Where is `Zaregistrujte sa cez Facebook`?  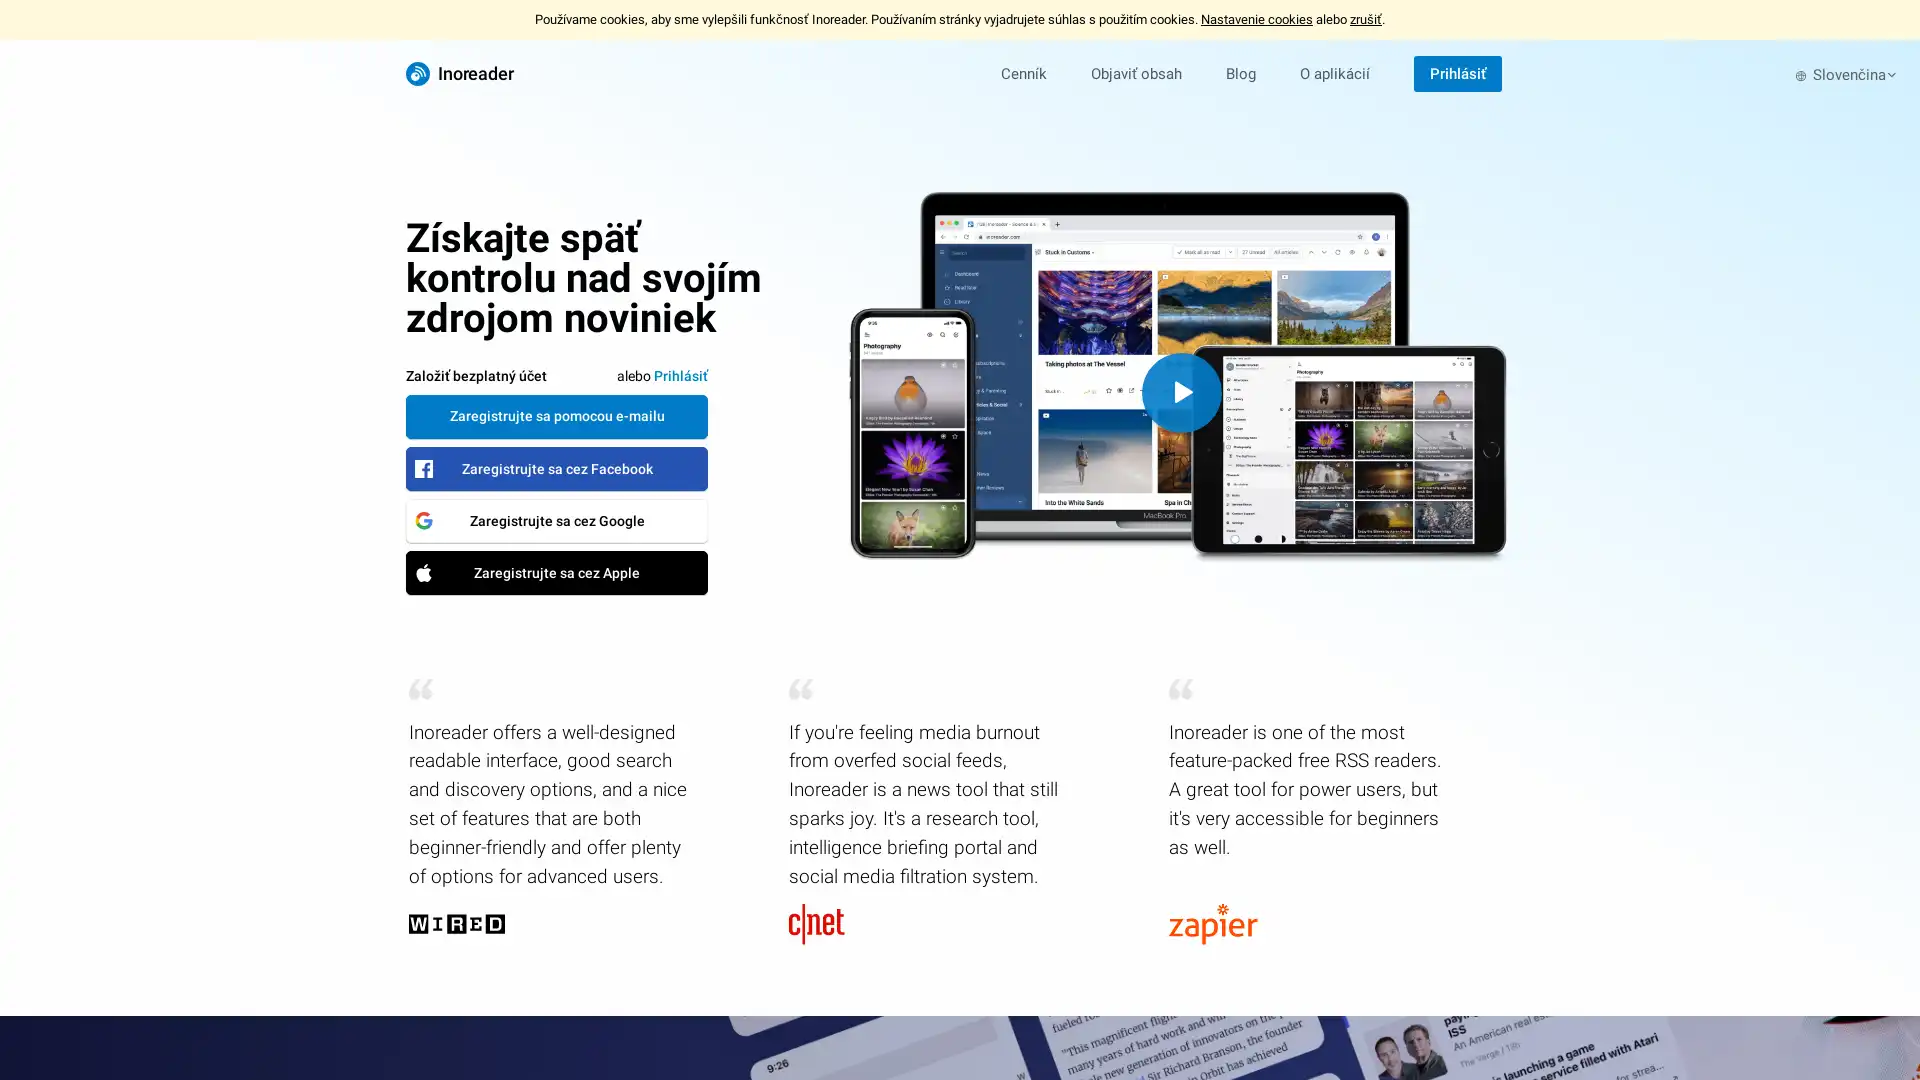
Zaregistrujte sa cez Facebook is located at coordinates (556, 467).